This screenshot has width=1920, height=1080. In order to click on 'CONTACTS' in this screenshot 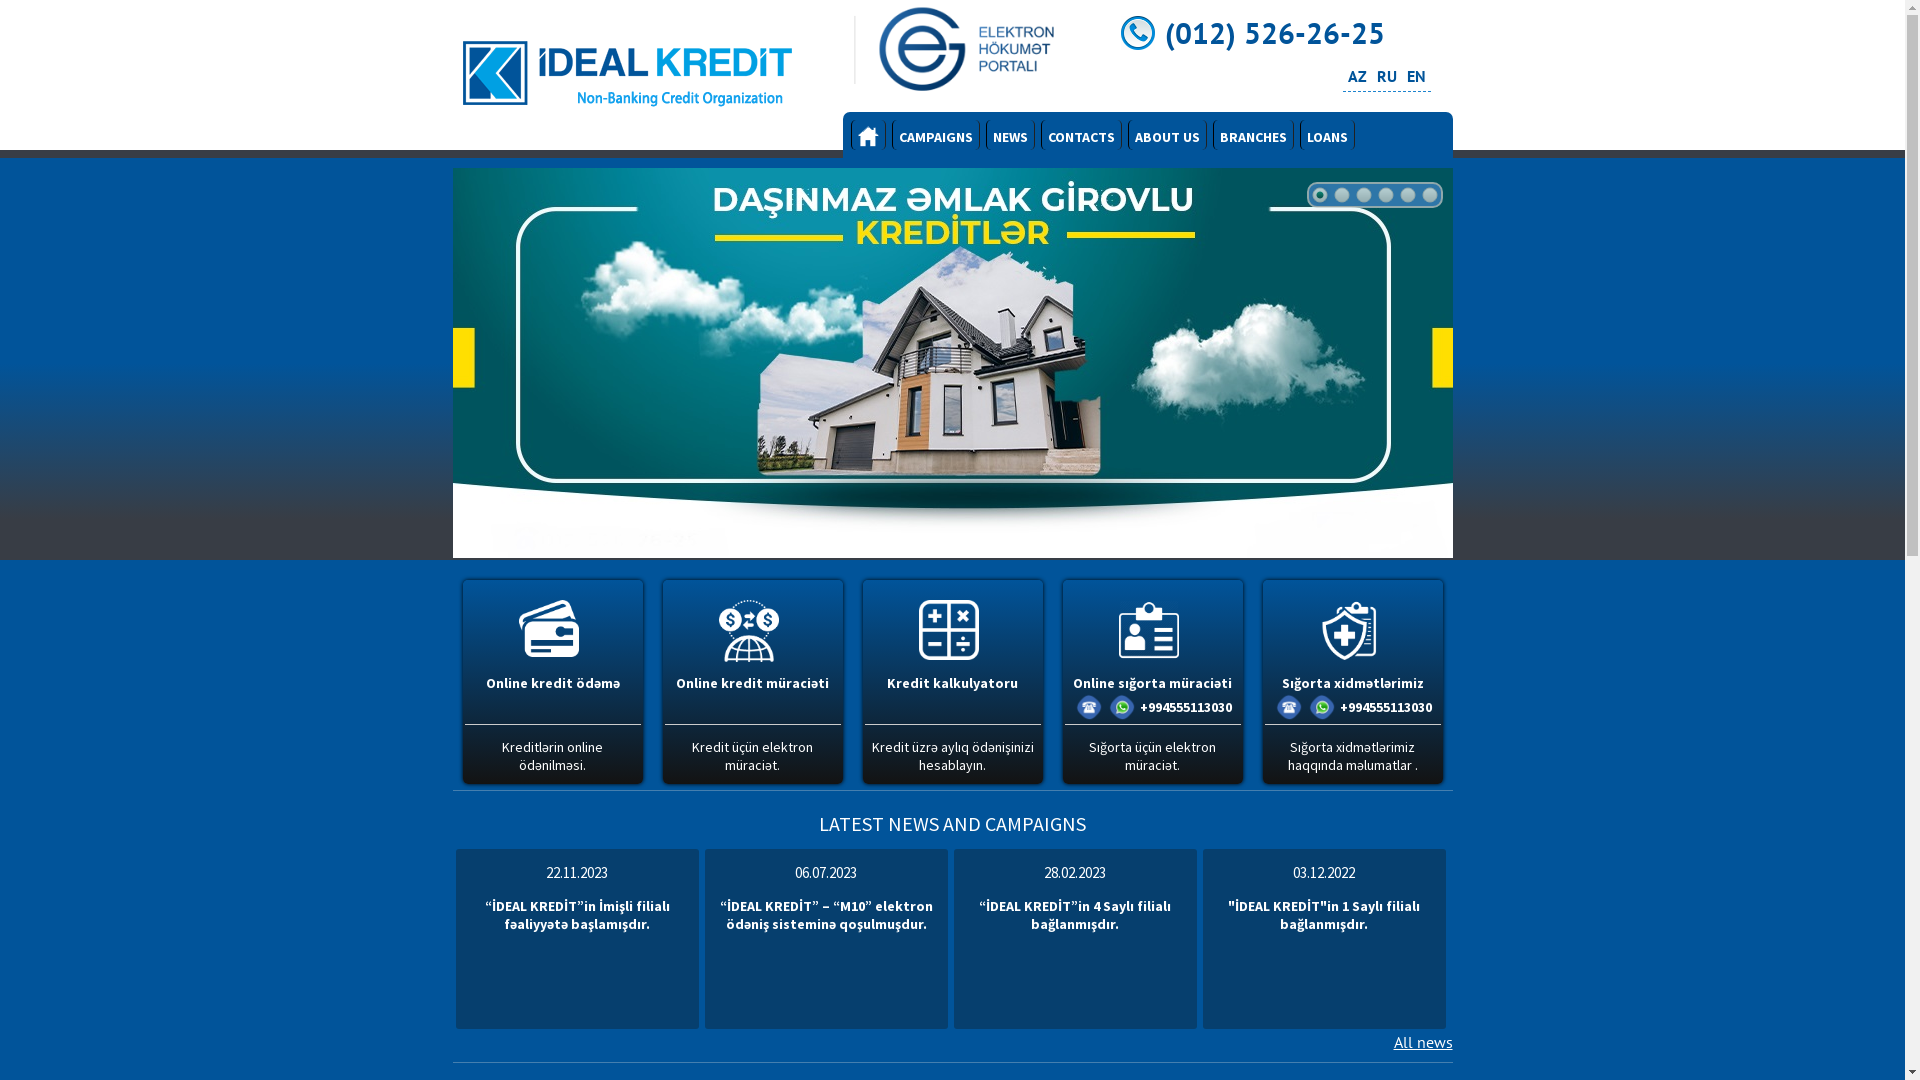, I will do `click(1079, 135)`.